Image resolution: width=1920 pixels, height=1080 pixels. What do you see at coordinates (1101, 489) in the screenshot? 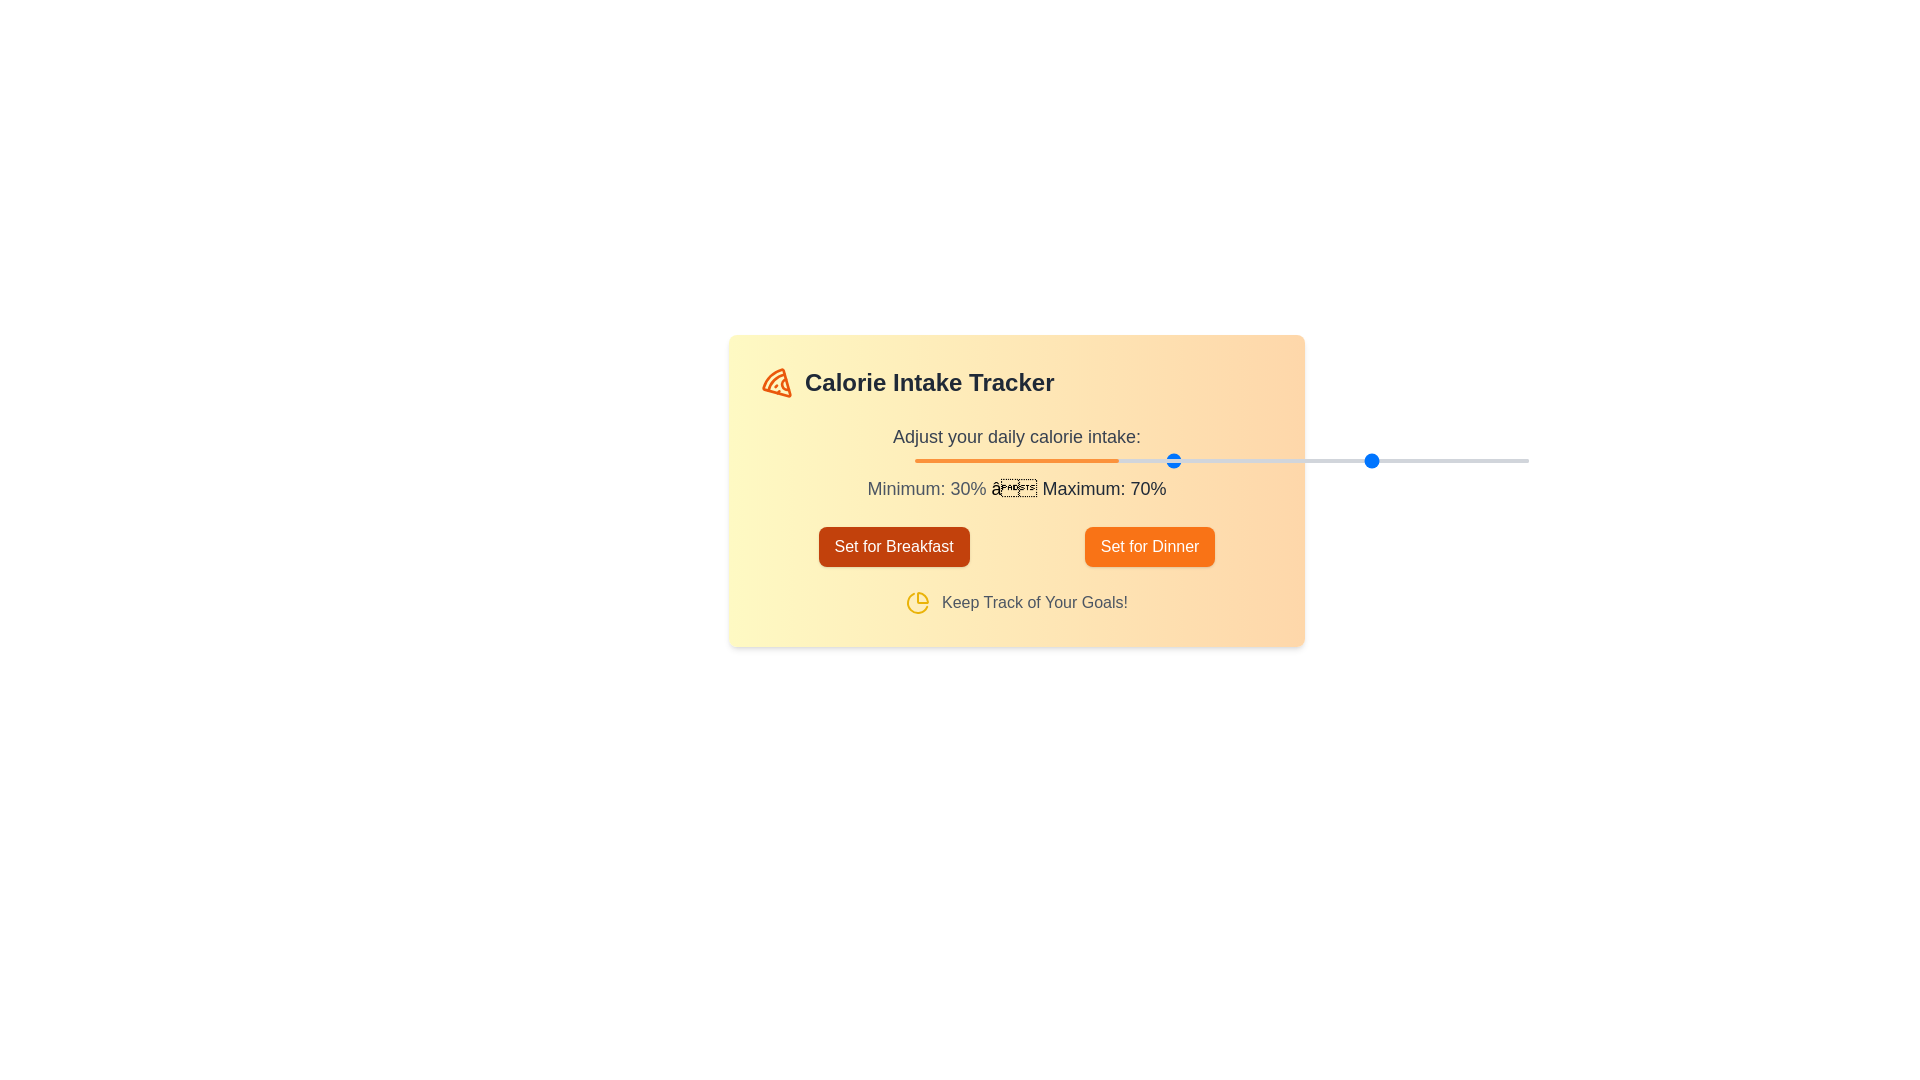
I see `the static text element that indicates the maximum value of '70%', located below the header 'Adjust your daily calorie intake:' and to the right of 'Minimum: 30%.'` at bounding box center [1101, 489].